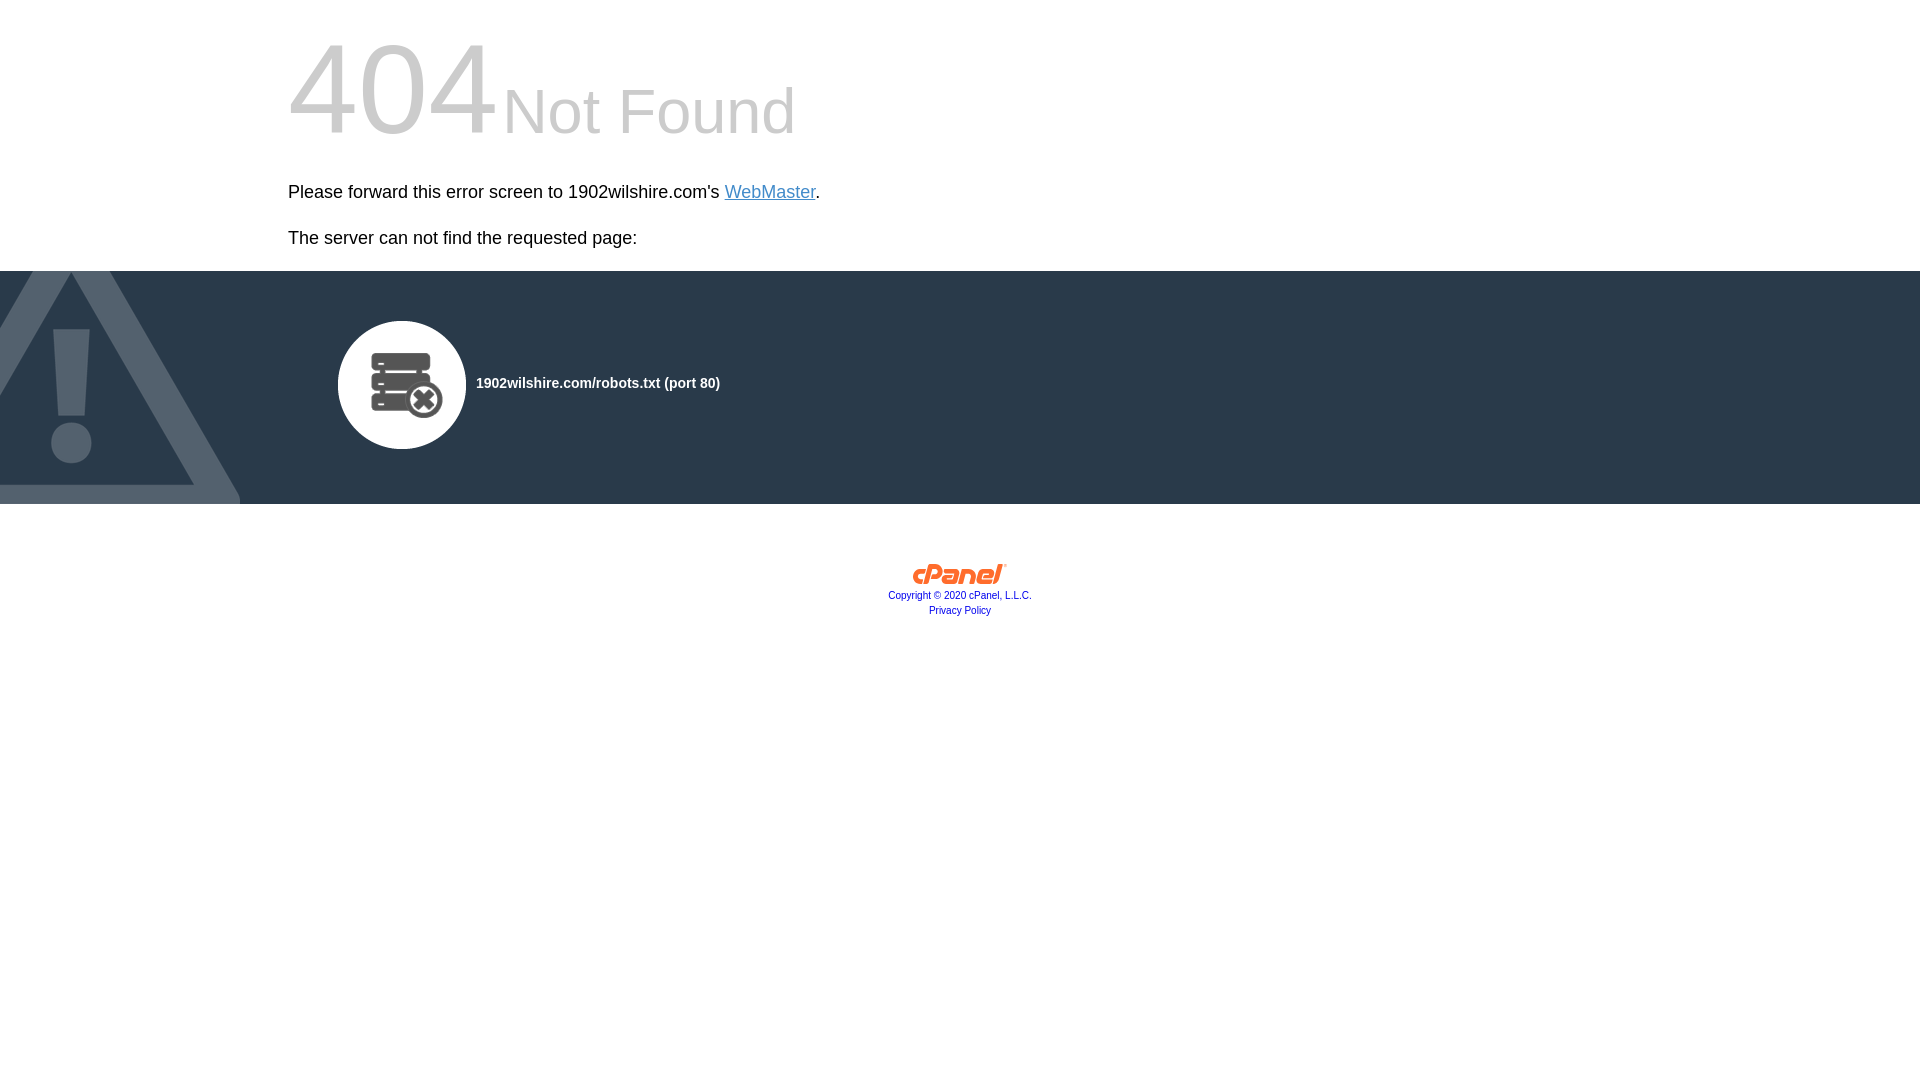 The image size is (1920, 1080). Describe the element at coordinates (723, 192) in the screenshot. I see `'WebMaster'` at that location.